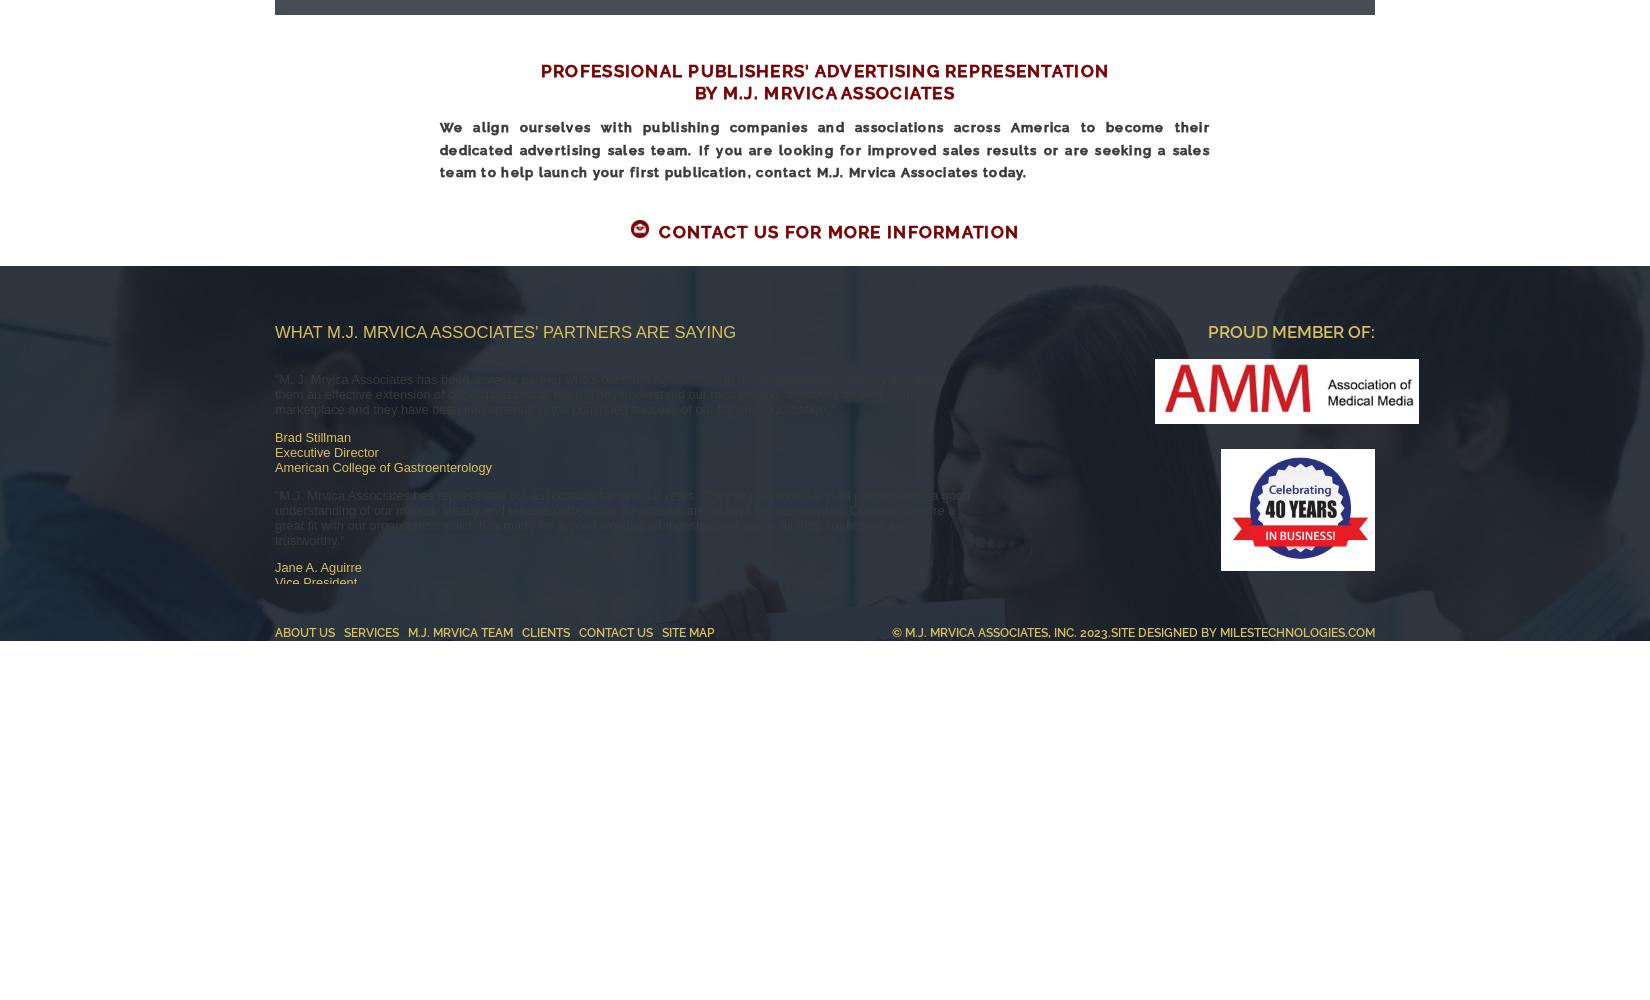 The image size is (1650, 1000). Describe the element at coordinates (825, 150) in the screenshot. I see `'We align ourselves with publishing companies and associations across America to become their dedicated advertising sales team.  If you are looking for improved sales results or are seeking a sales team to help launch your first publication, contact M.J. Mrvica Associates today.'` at that location.